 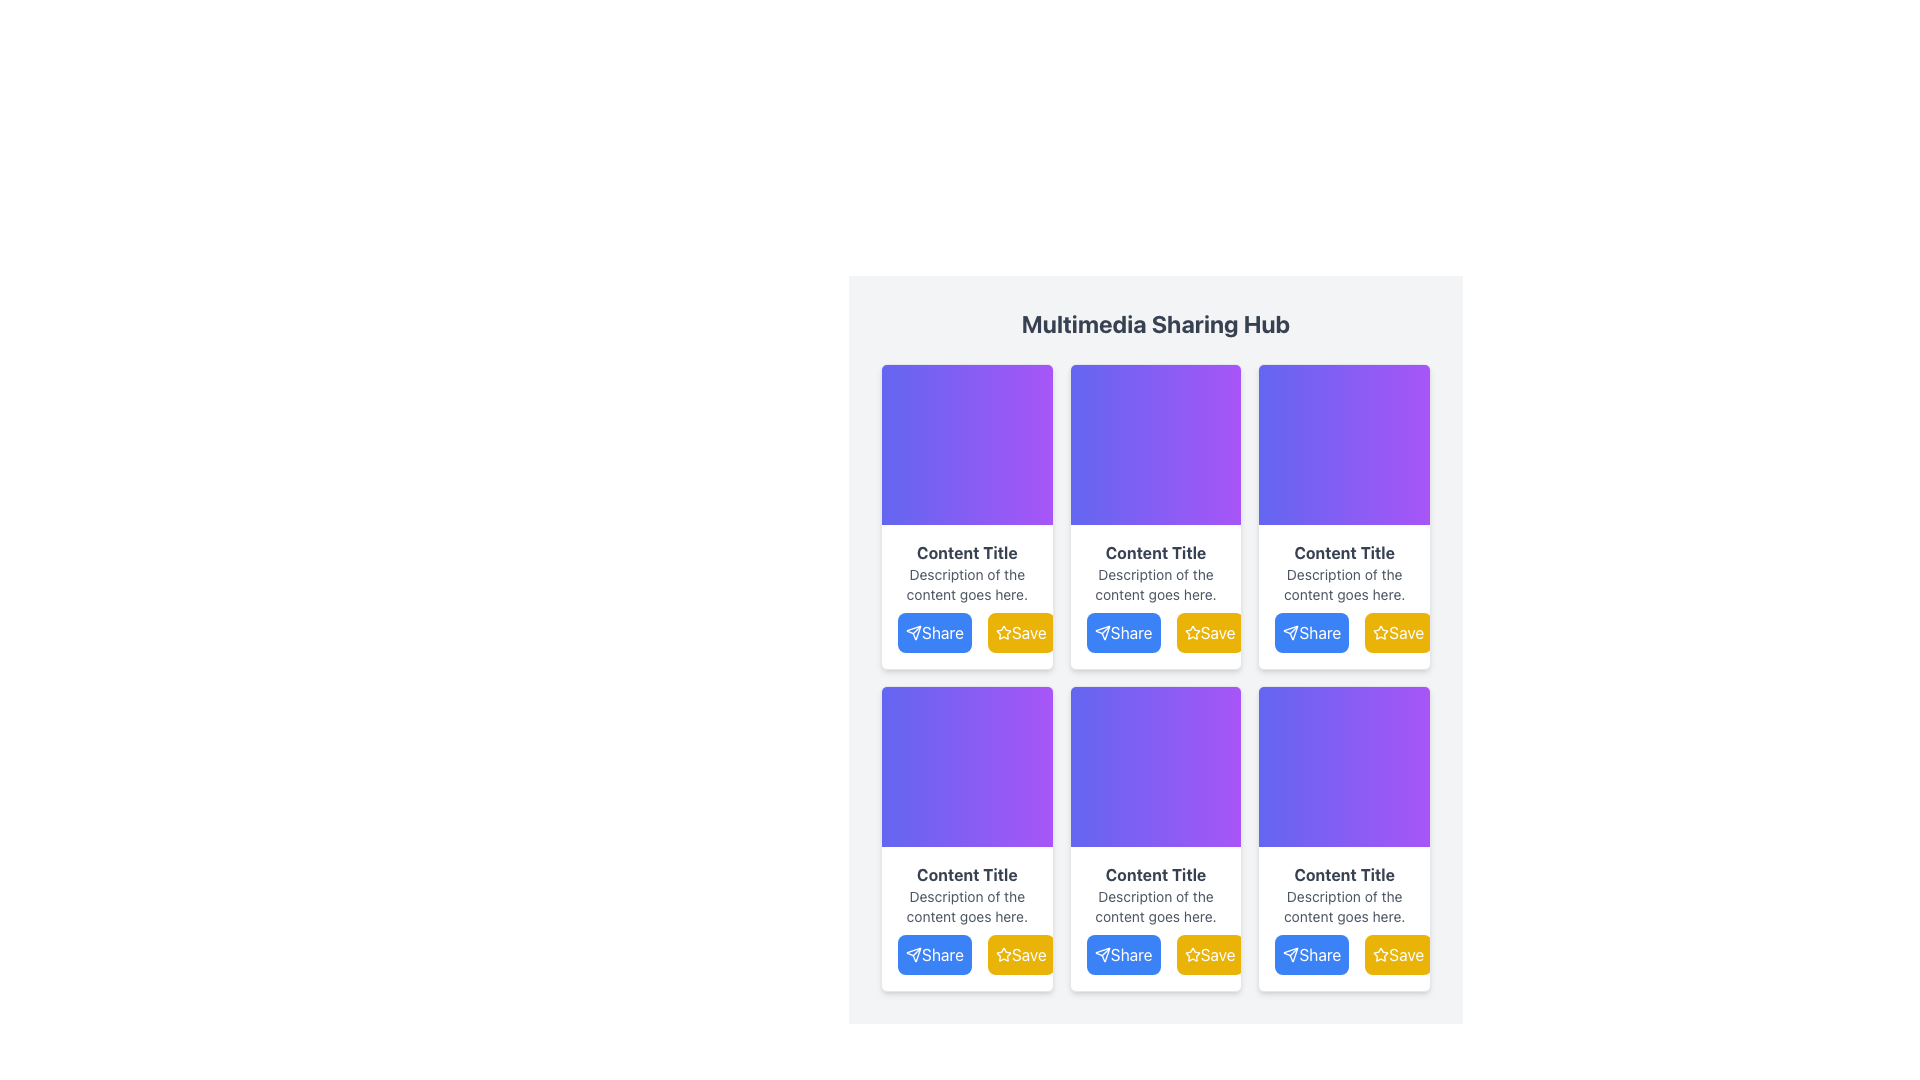 What do you see at coordinates (1344, 596) in the screenshot?
I see `the 'Save' button on the content card to bookmark the content, which is located in the third column of the first row within a grid layout` at bounding box center [1344, 596].